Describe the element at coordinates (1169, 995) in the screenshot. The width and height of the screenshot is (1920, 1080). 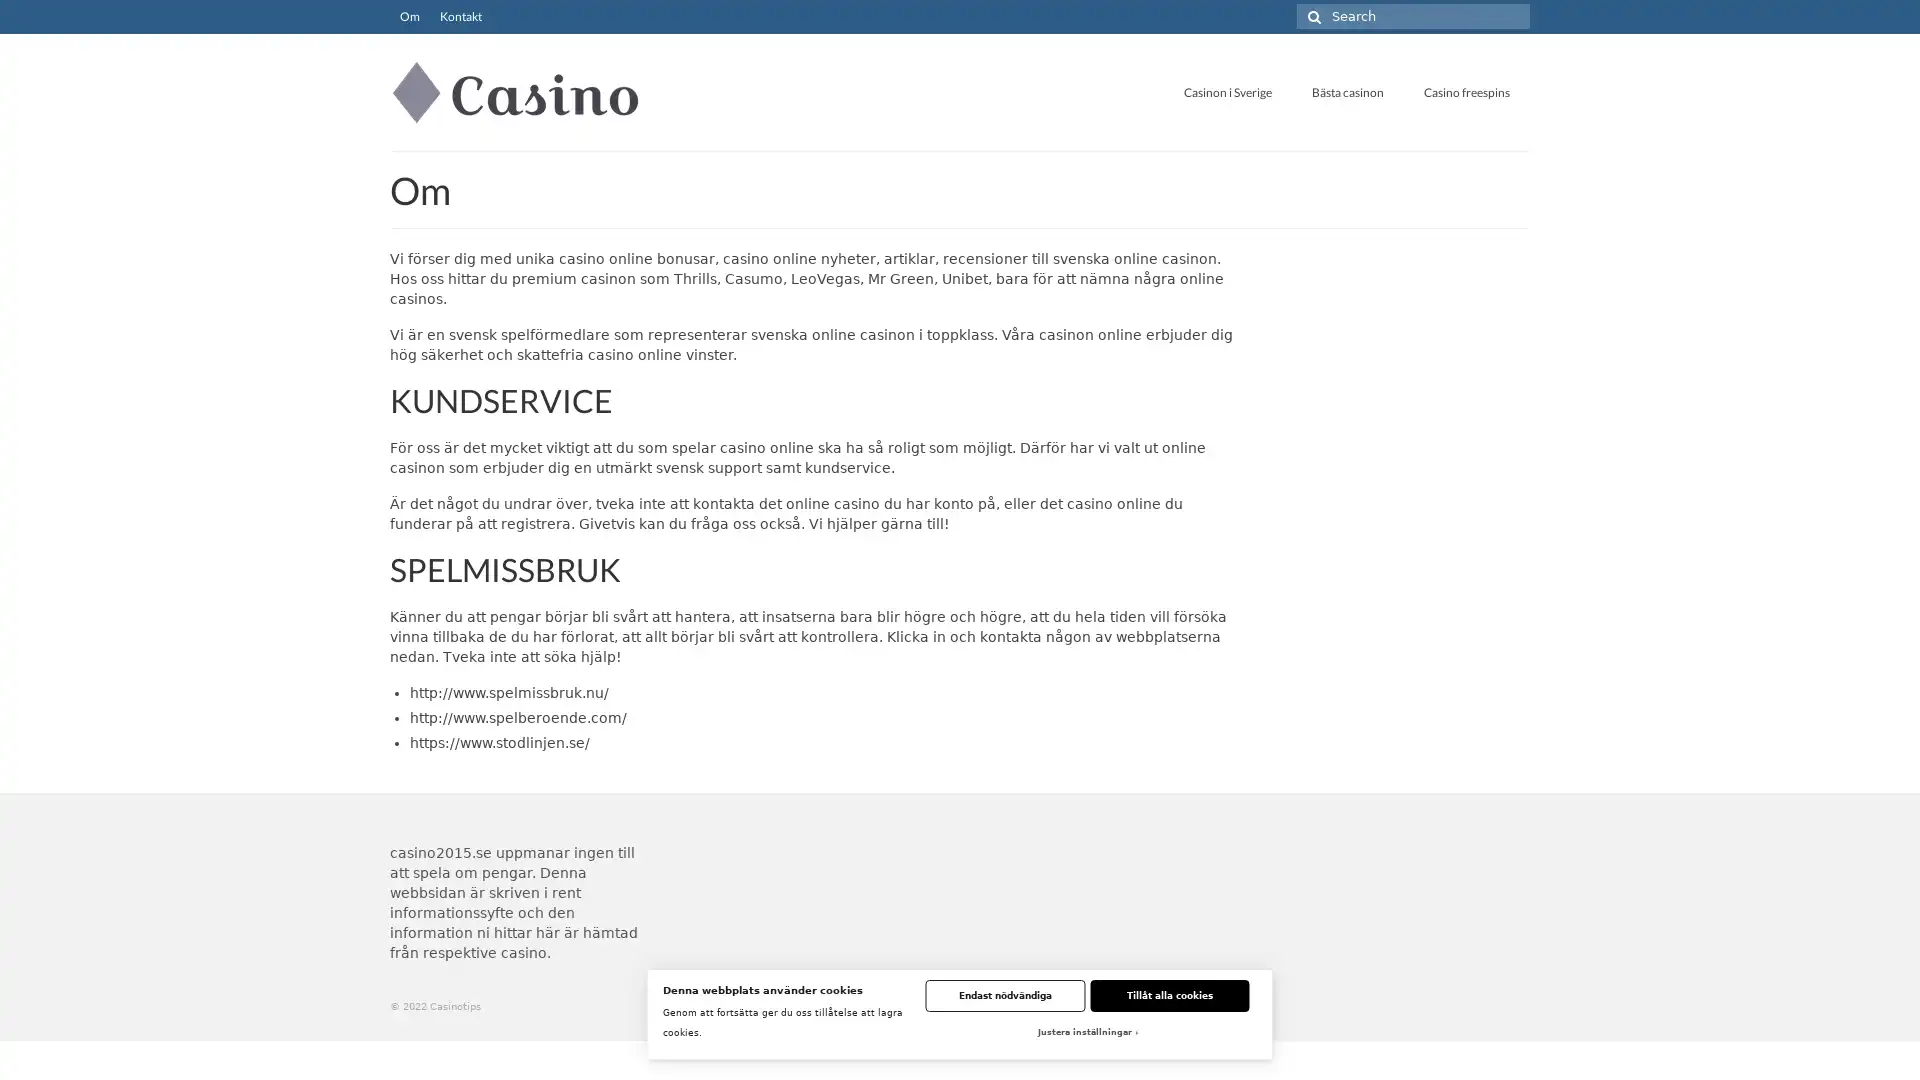
I see `Tillat alla cookies` at that location.